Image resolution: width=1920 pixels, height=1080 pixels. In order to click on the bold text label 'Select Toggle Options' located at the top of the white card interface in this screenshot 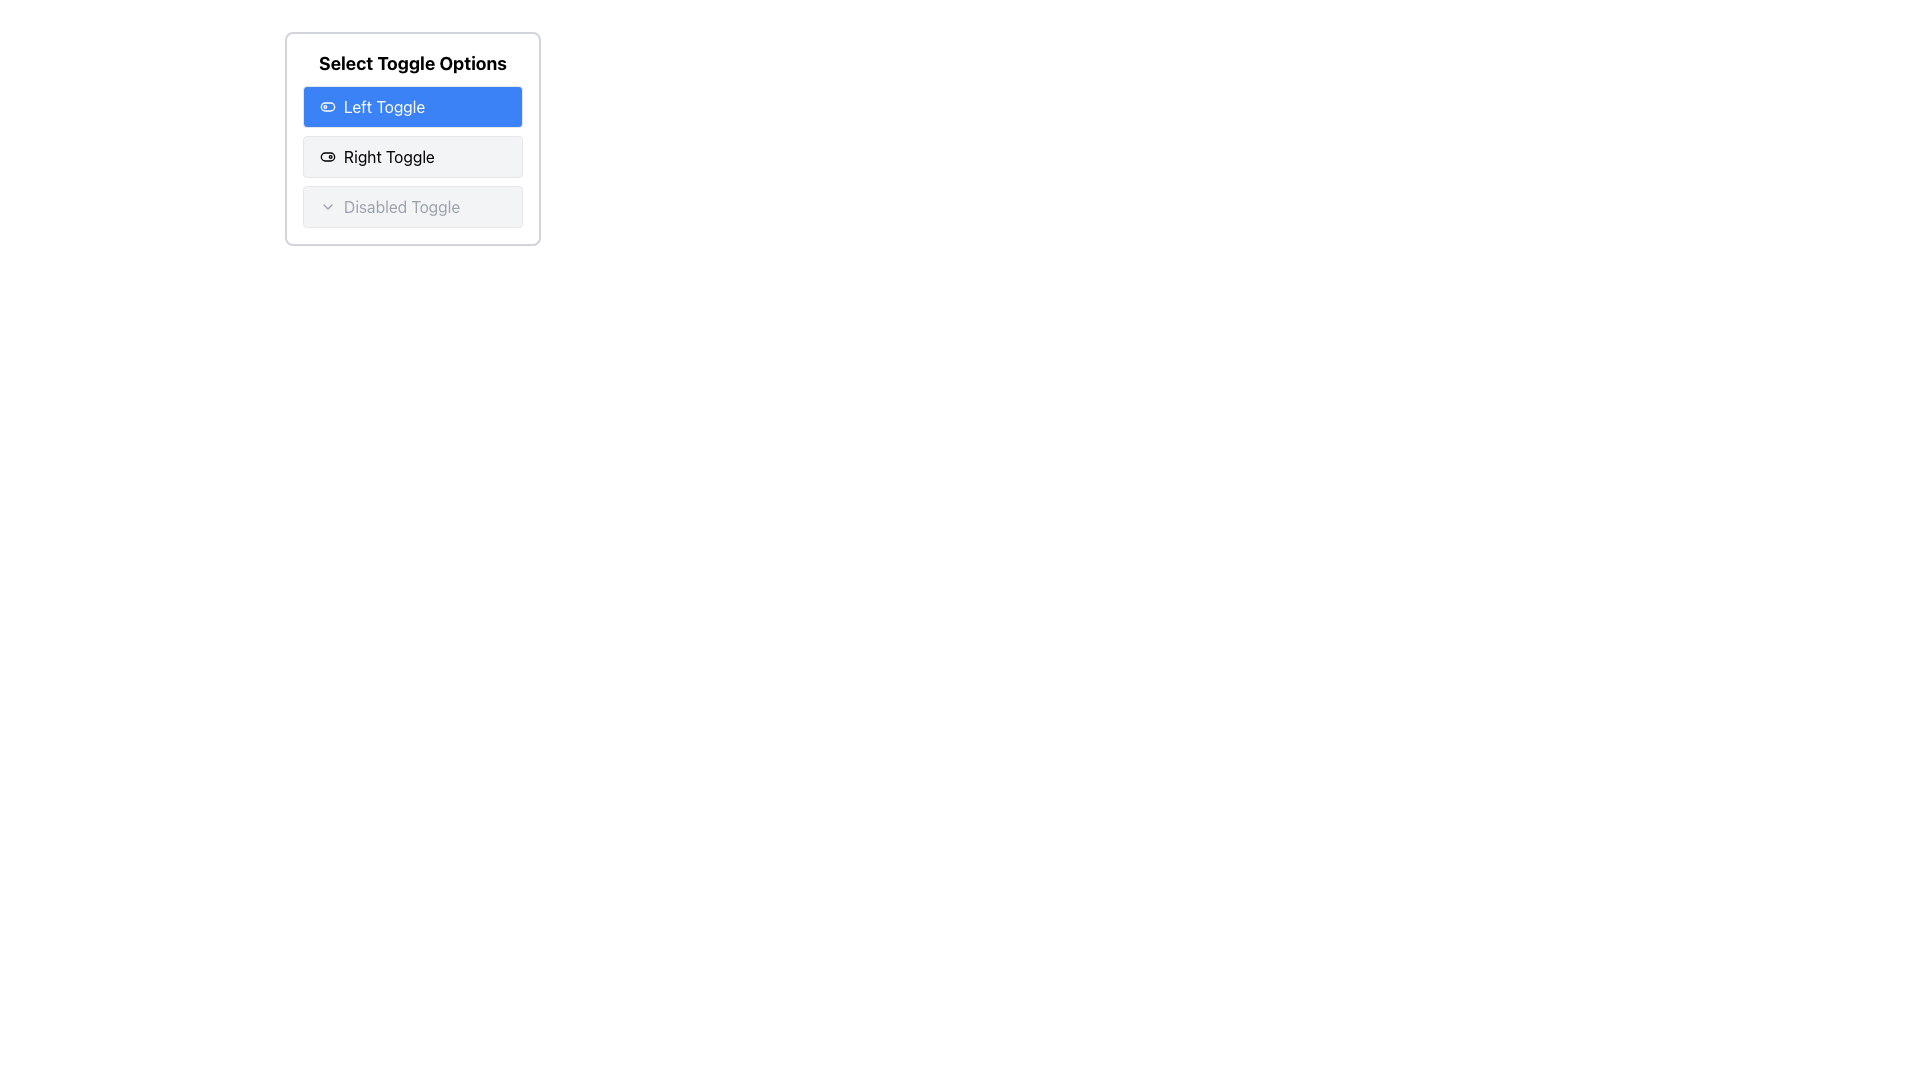, I will do `click(411, 63)`.